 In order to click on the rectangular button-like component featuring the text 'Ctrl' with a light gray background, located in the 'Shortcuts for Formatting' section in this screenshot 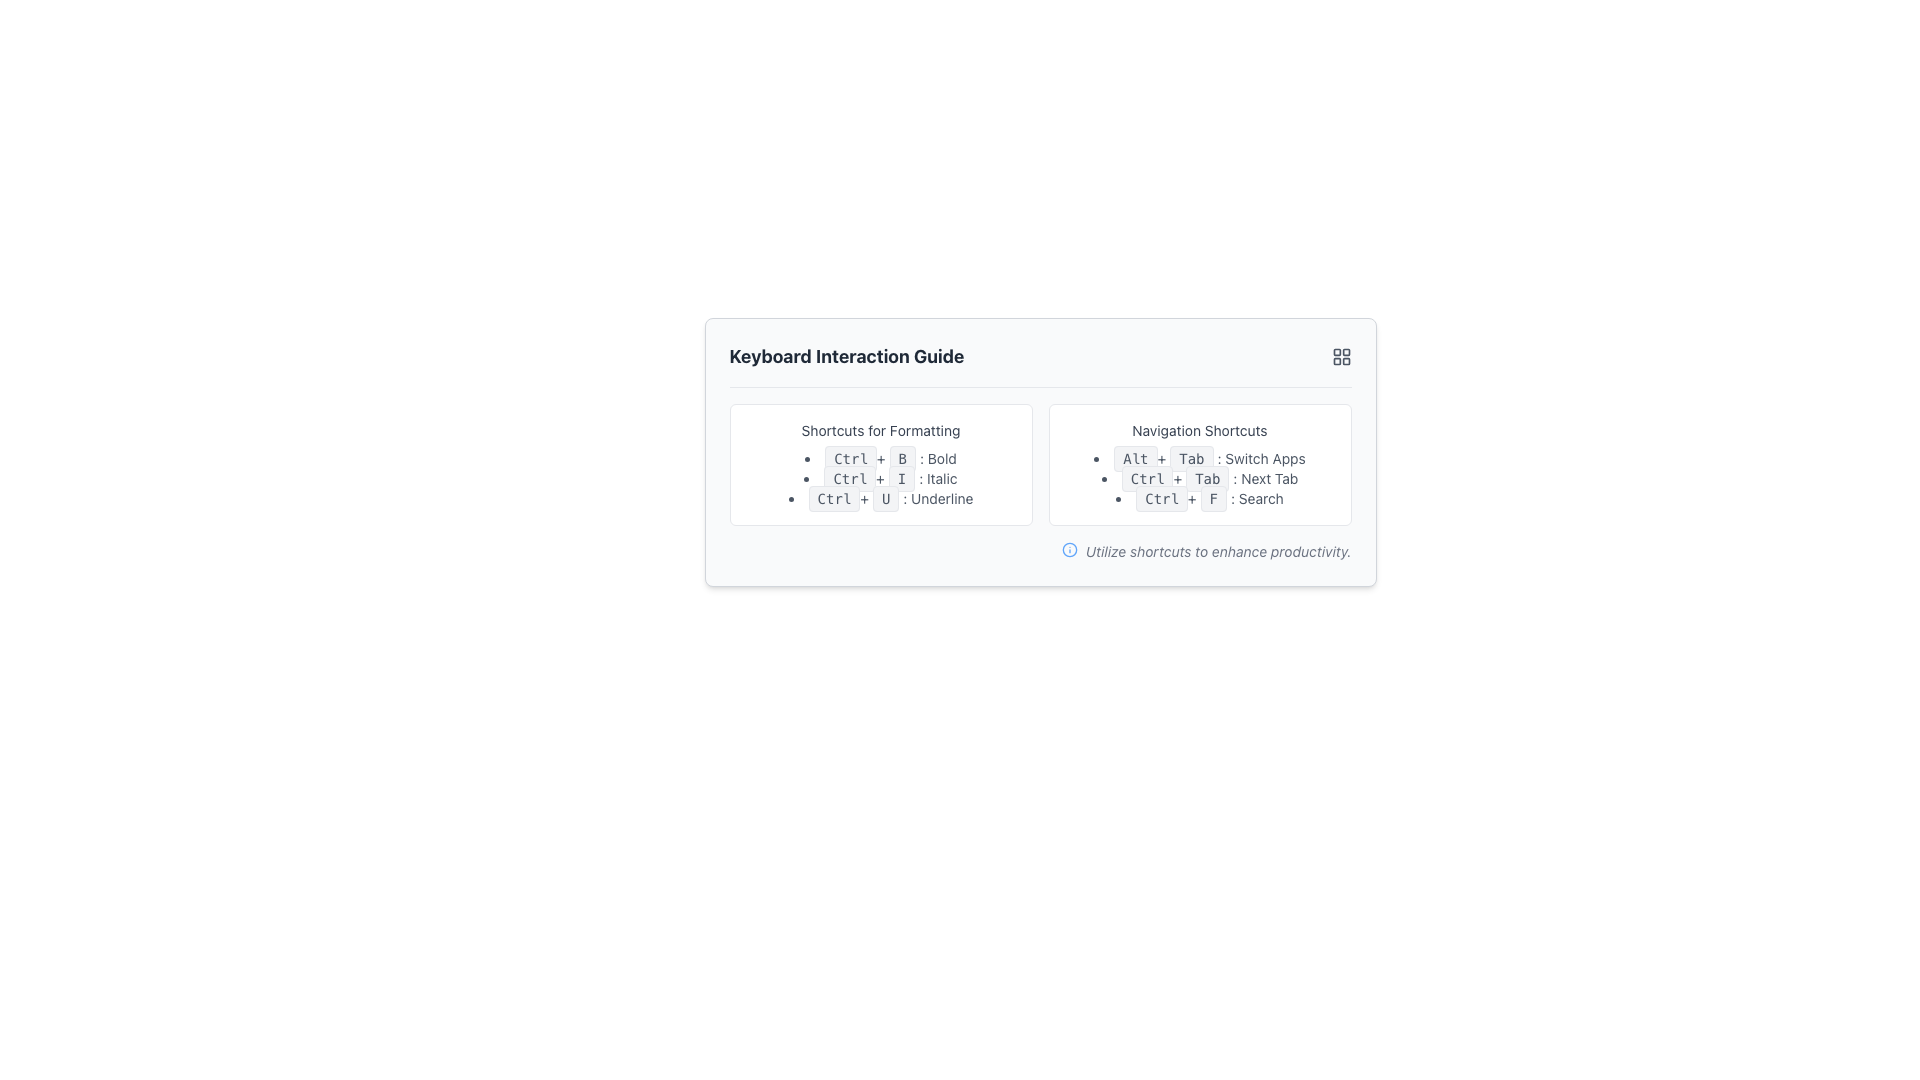, I will do `click(850, 478)`.